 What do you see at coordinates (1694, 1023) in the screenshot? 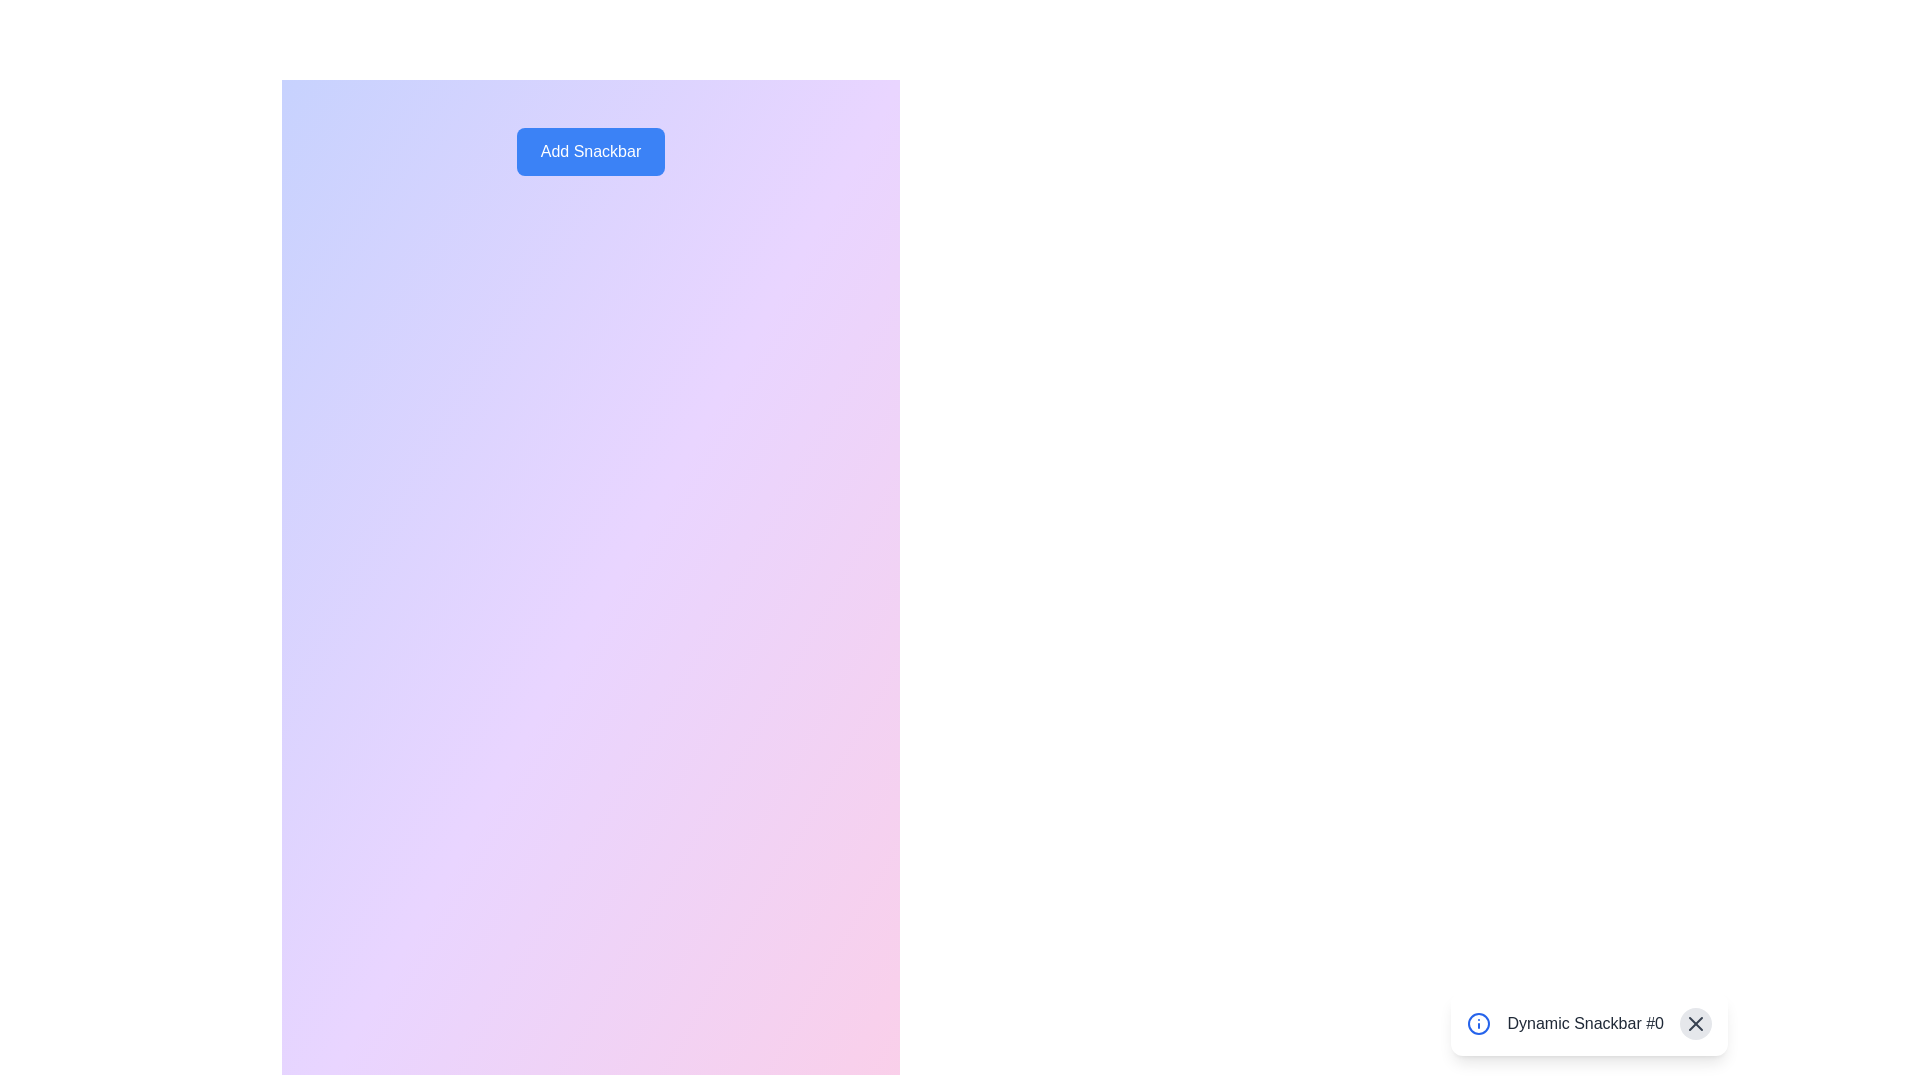
I see `the close button represented by an 'X' icon in dark gray color` at bounding box center [1694, 1023].